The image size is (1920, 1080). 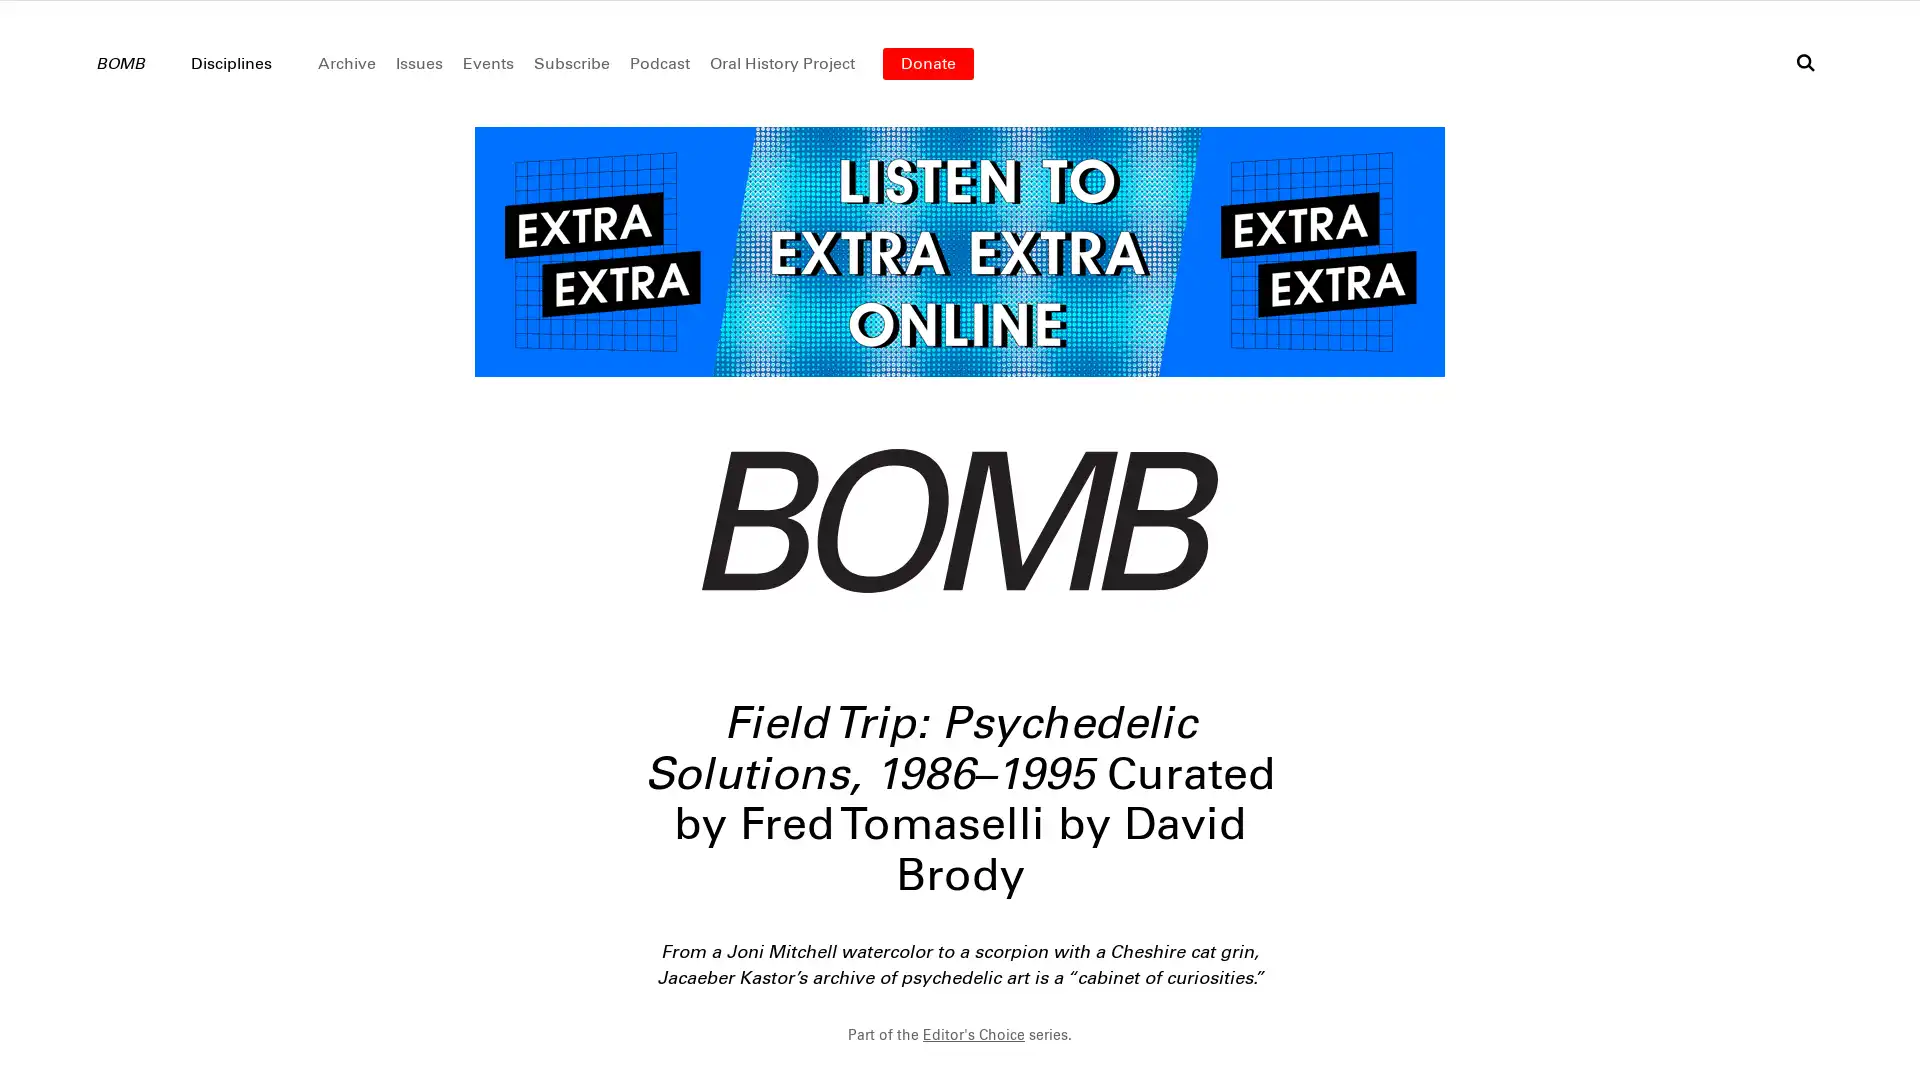 I want to click on close-c-o, so click(x=960, y=1054).